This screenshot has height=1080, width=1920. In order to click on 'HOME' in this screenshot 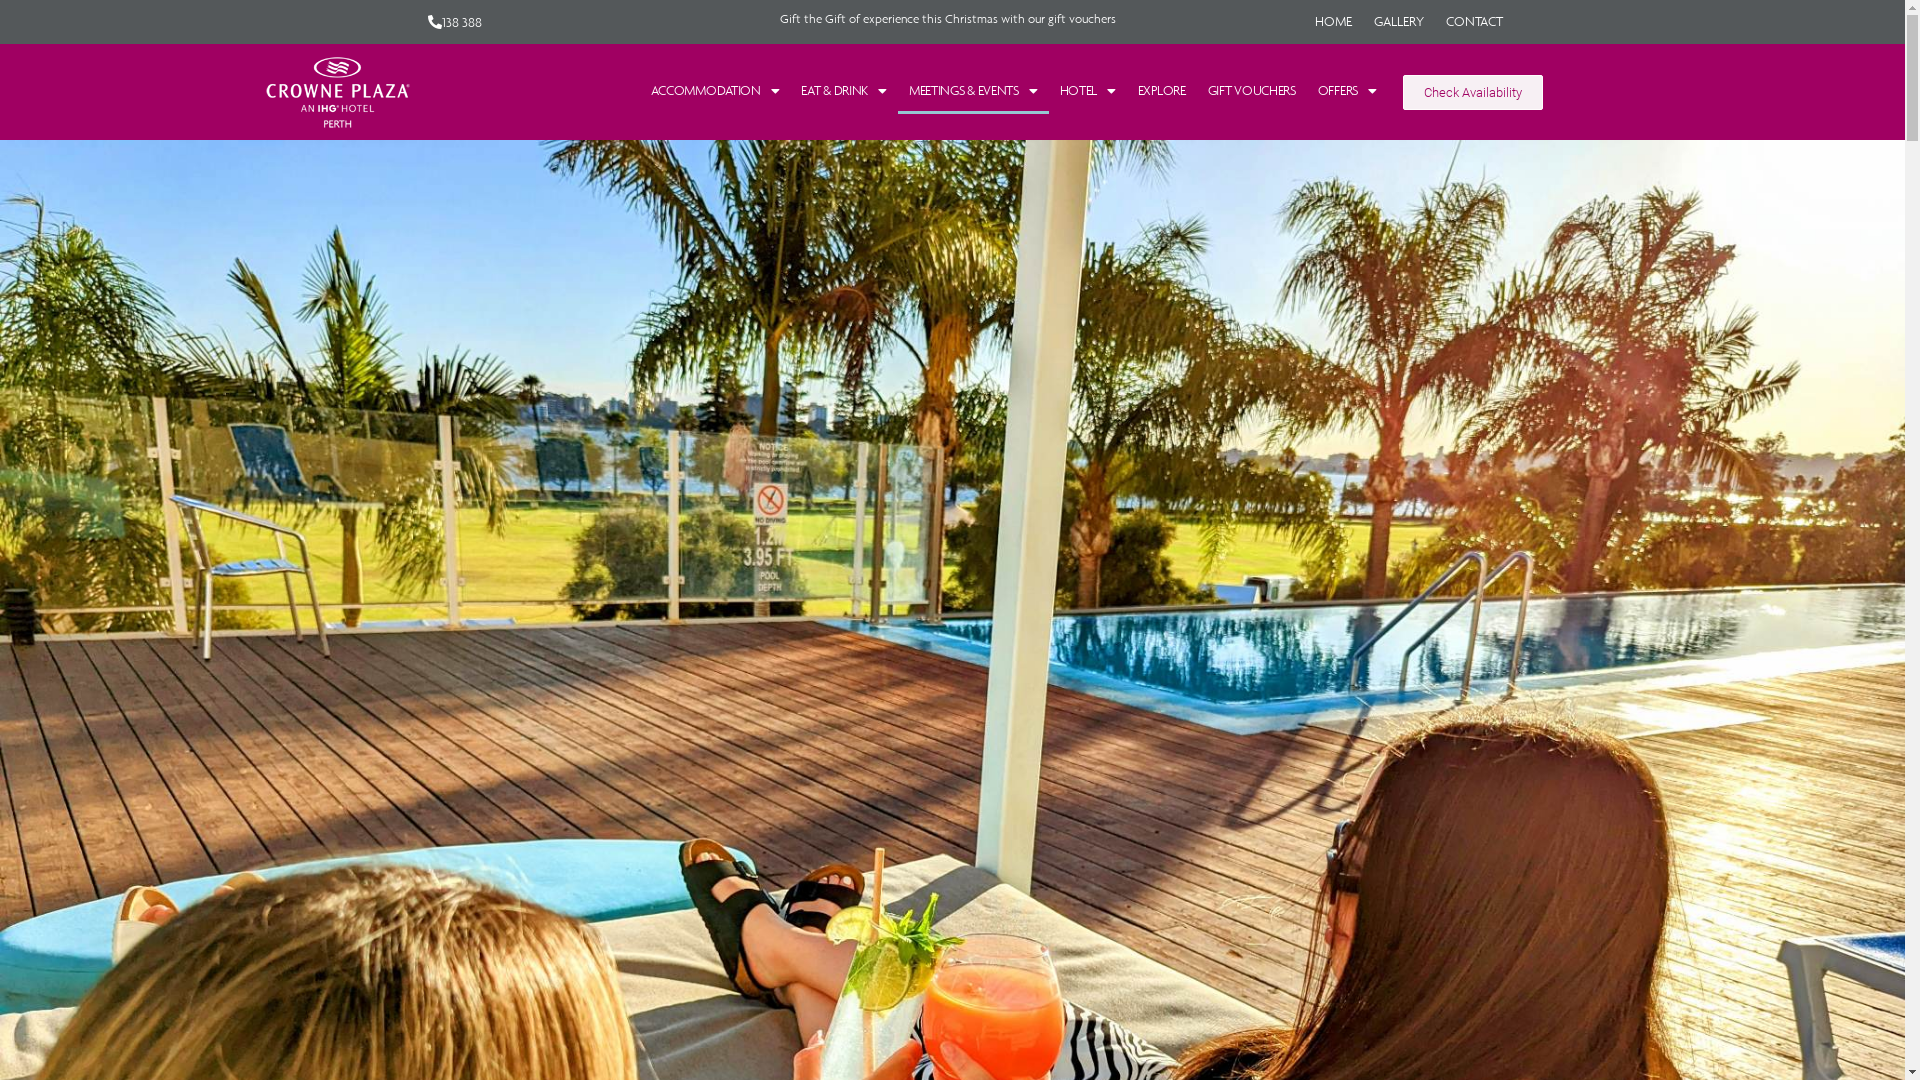, I will do `click(1333, 22)`.